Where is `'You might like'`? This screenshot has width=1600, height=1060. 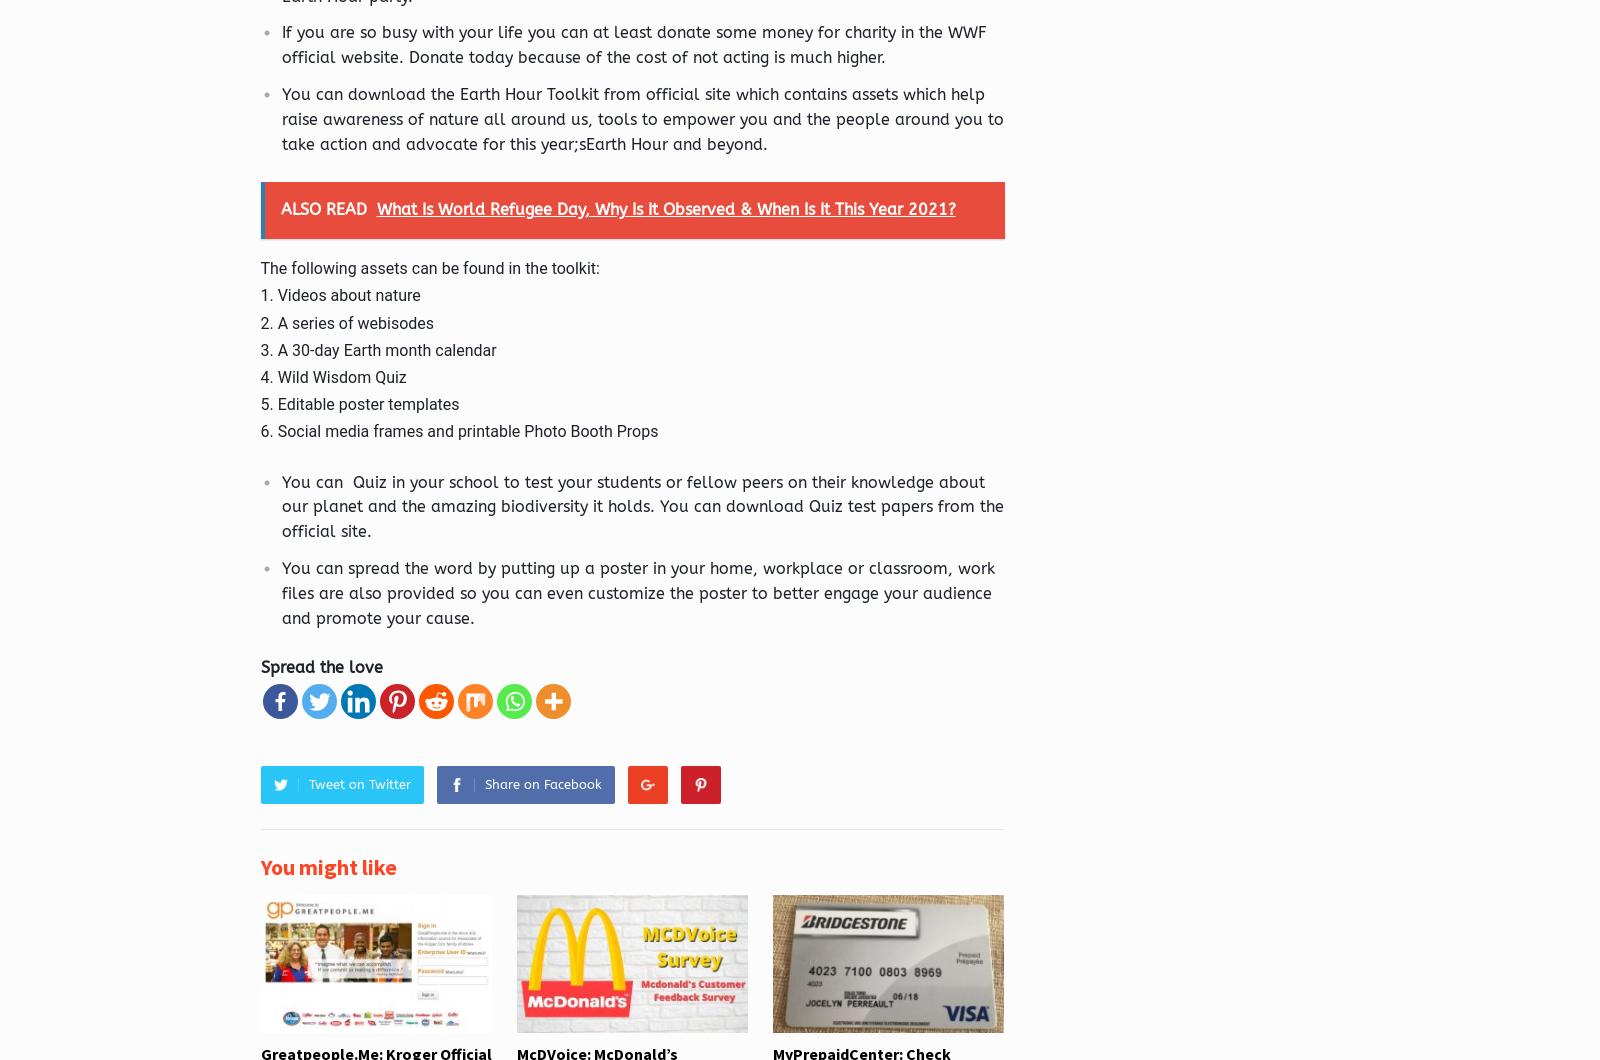
'You might like' is located at coordinates (328, 866).